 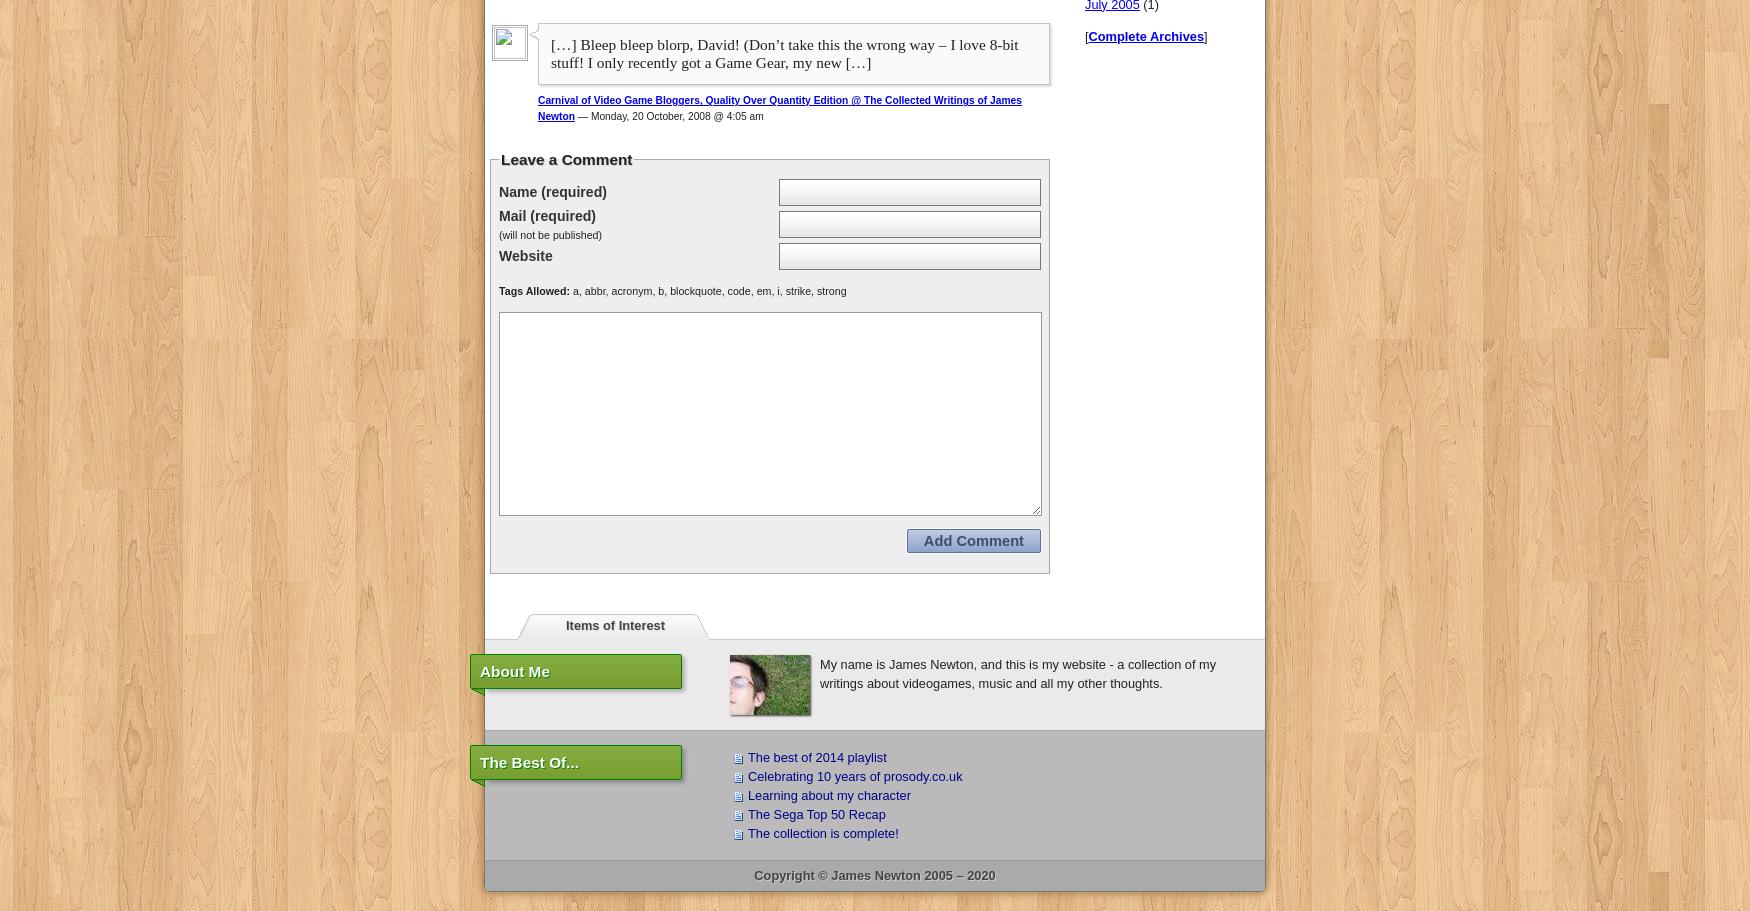 What do you see at coordinates (816, 813) in the screenshot?
I see `'The Sega Top 50 Recap'` at bounding box center [816, 813].